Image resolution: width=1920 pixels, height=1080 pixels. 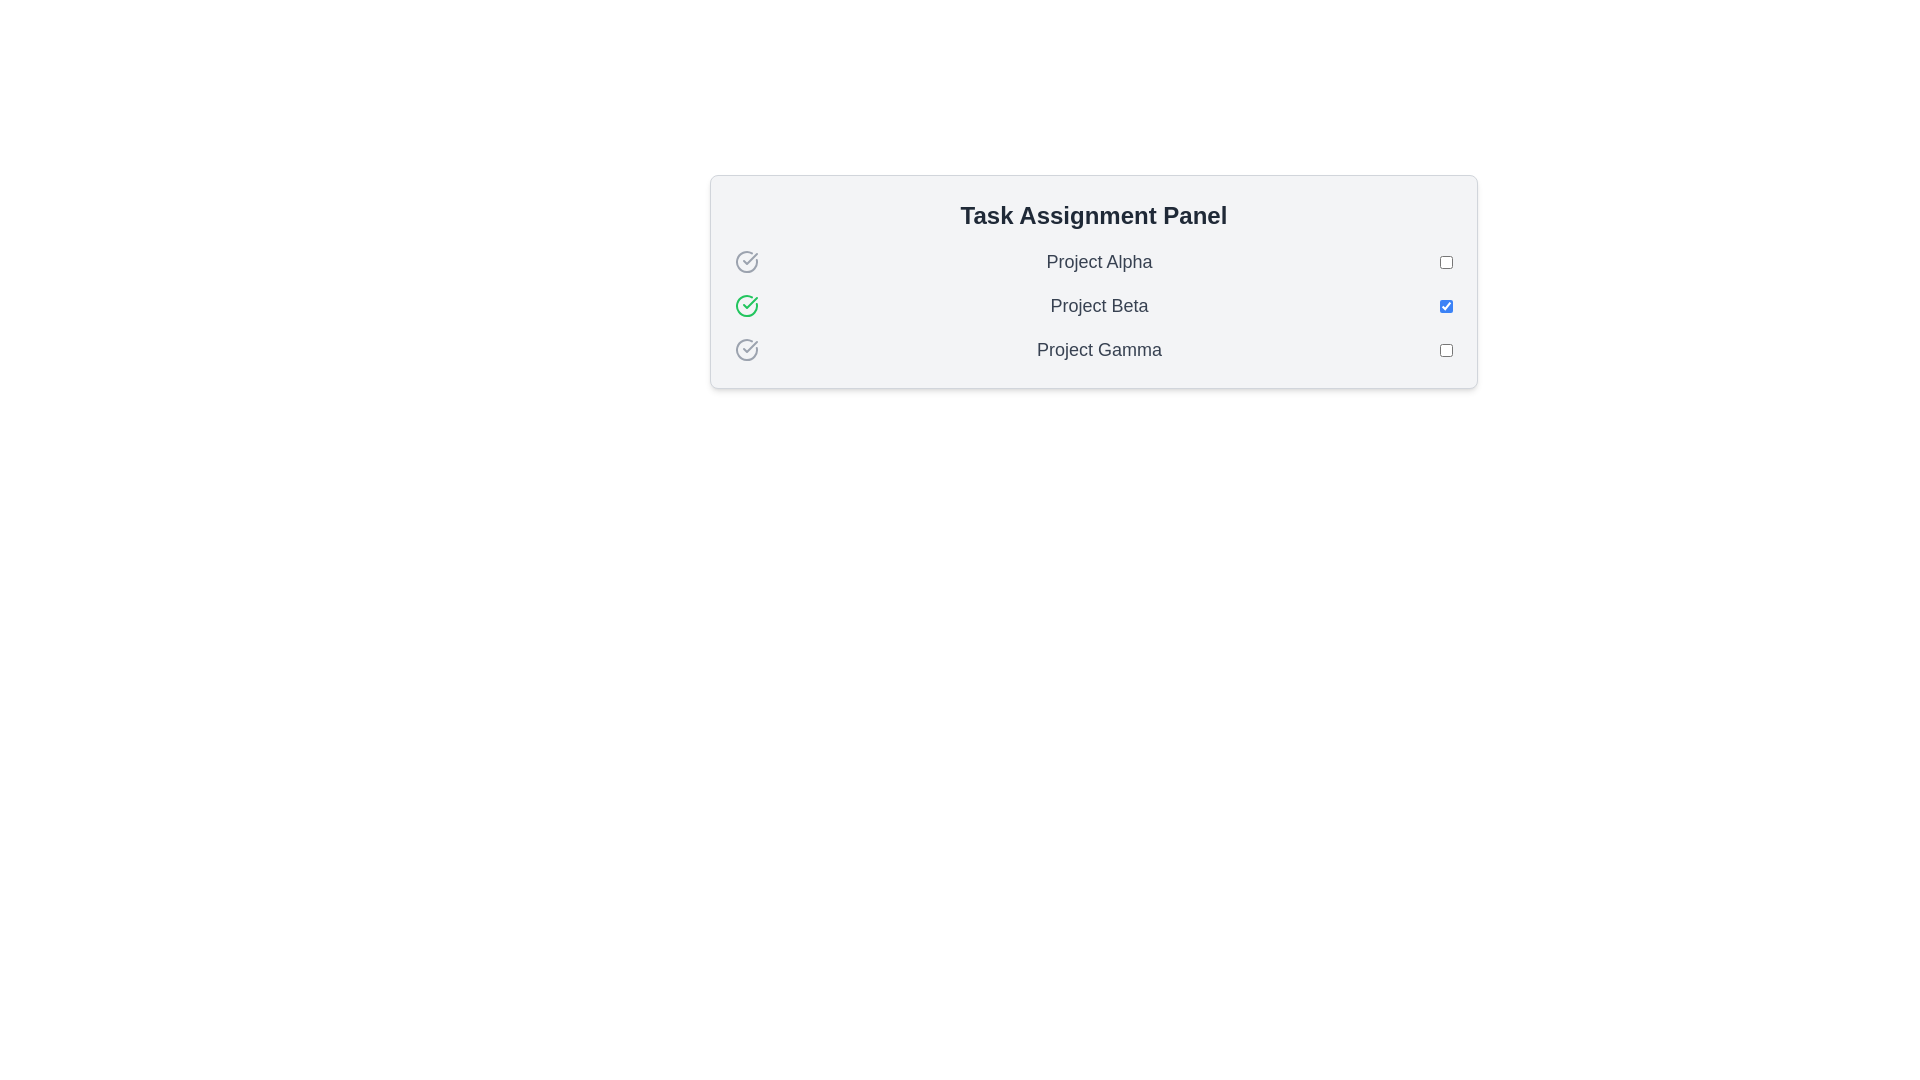 I want to click on the 'Task Assignment Panel', so click(x=1093, y=281).